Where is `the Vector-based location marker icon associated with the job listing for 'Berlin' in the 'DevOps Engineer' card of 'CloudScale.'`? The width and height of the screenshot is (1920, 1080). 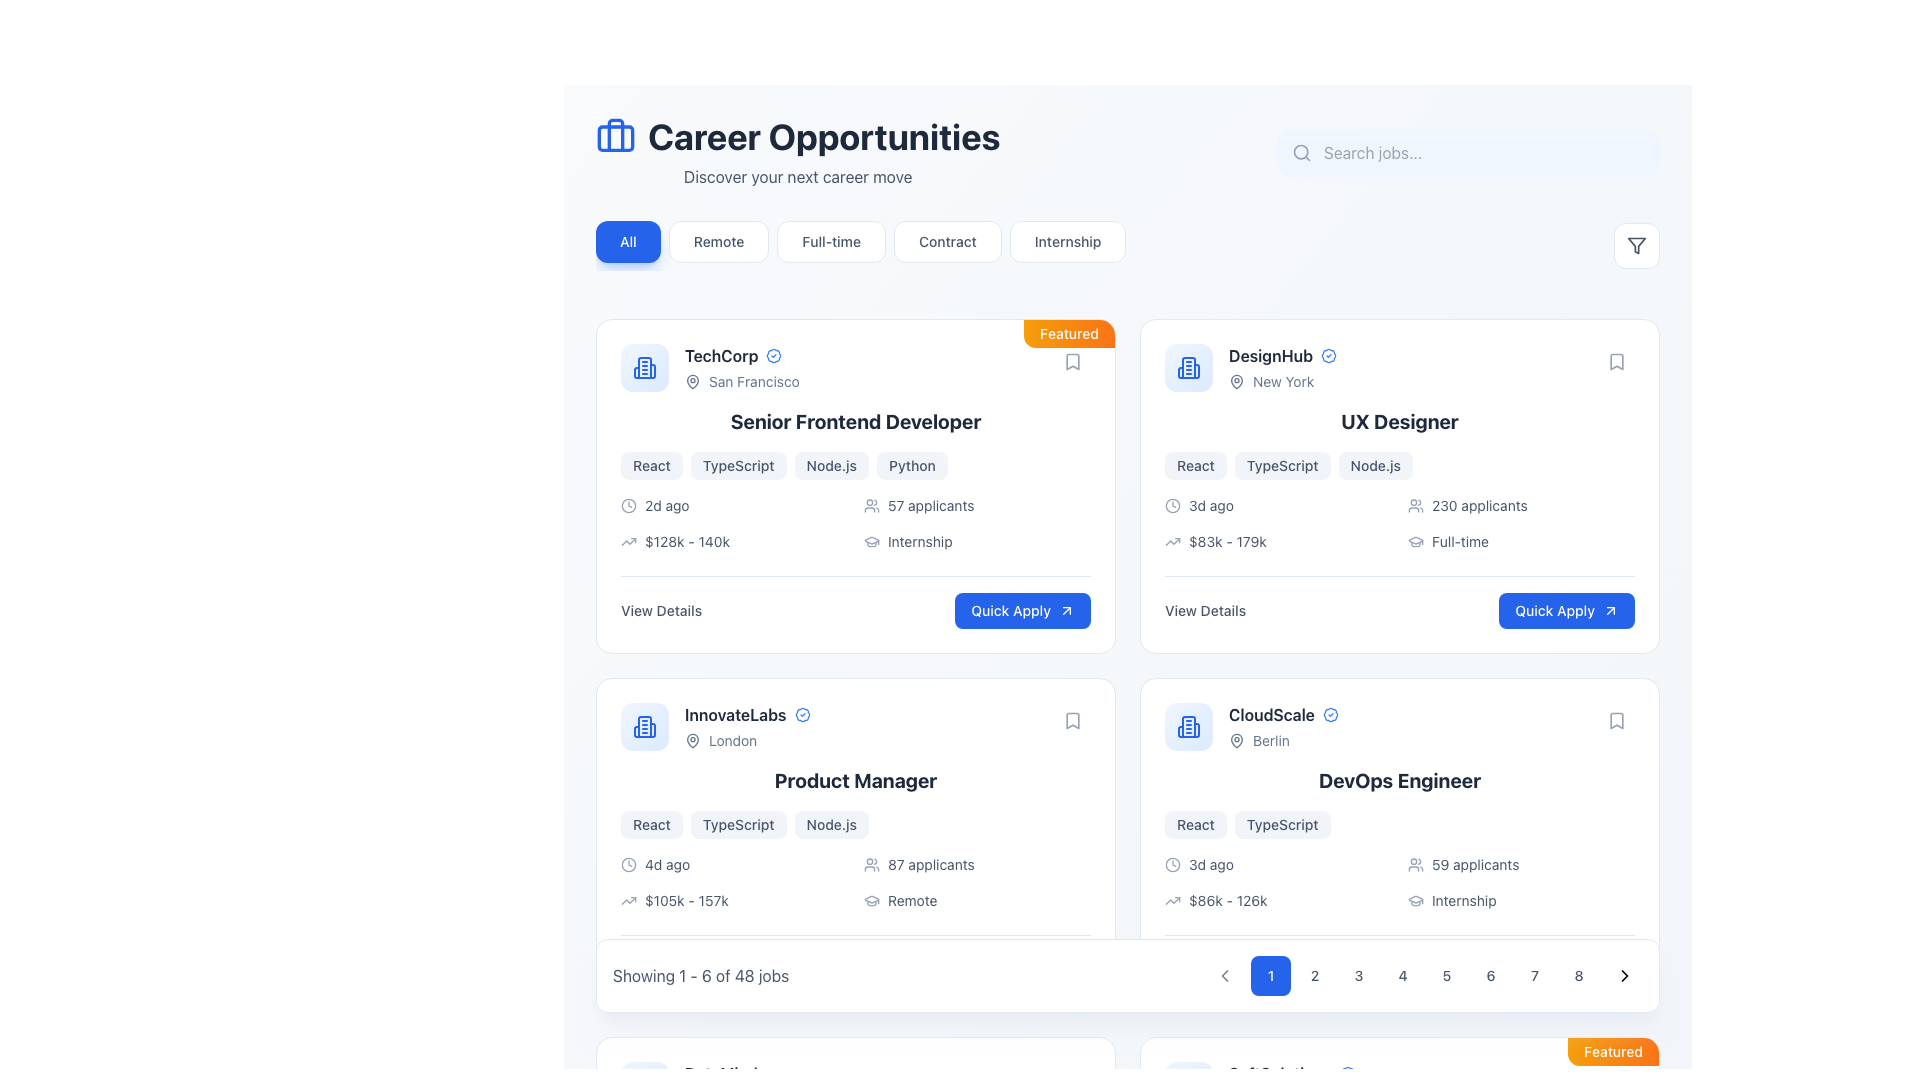 the Vector-based location marker icon associated with the job listing for 'Berlin' in the 'DevOps Engineer' card of 'CloudScale.' is located at coordinates (1236, 740).